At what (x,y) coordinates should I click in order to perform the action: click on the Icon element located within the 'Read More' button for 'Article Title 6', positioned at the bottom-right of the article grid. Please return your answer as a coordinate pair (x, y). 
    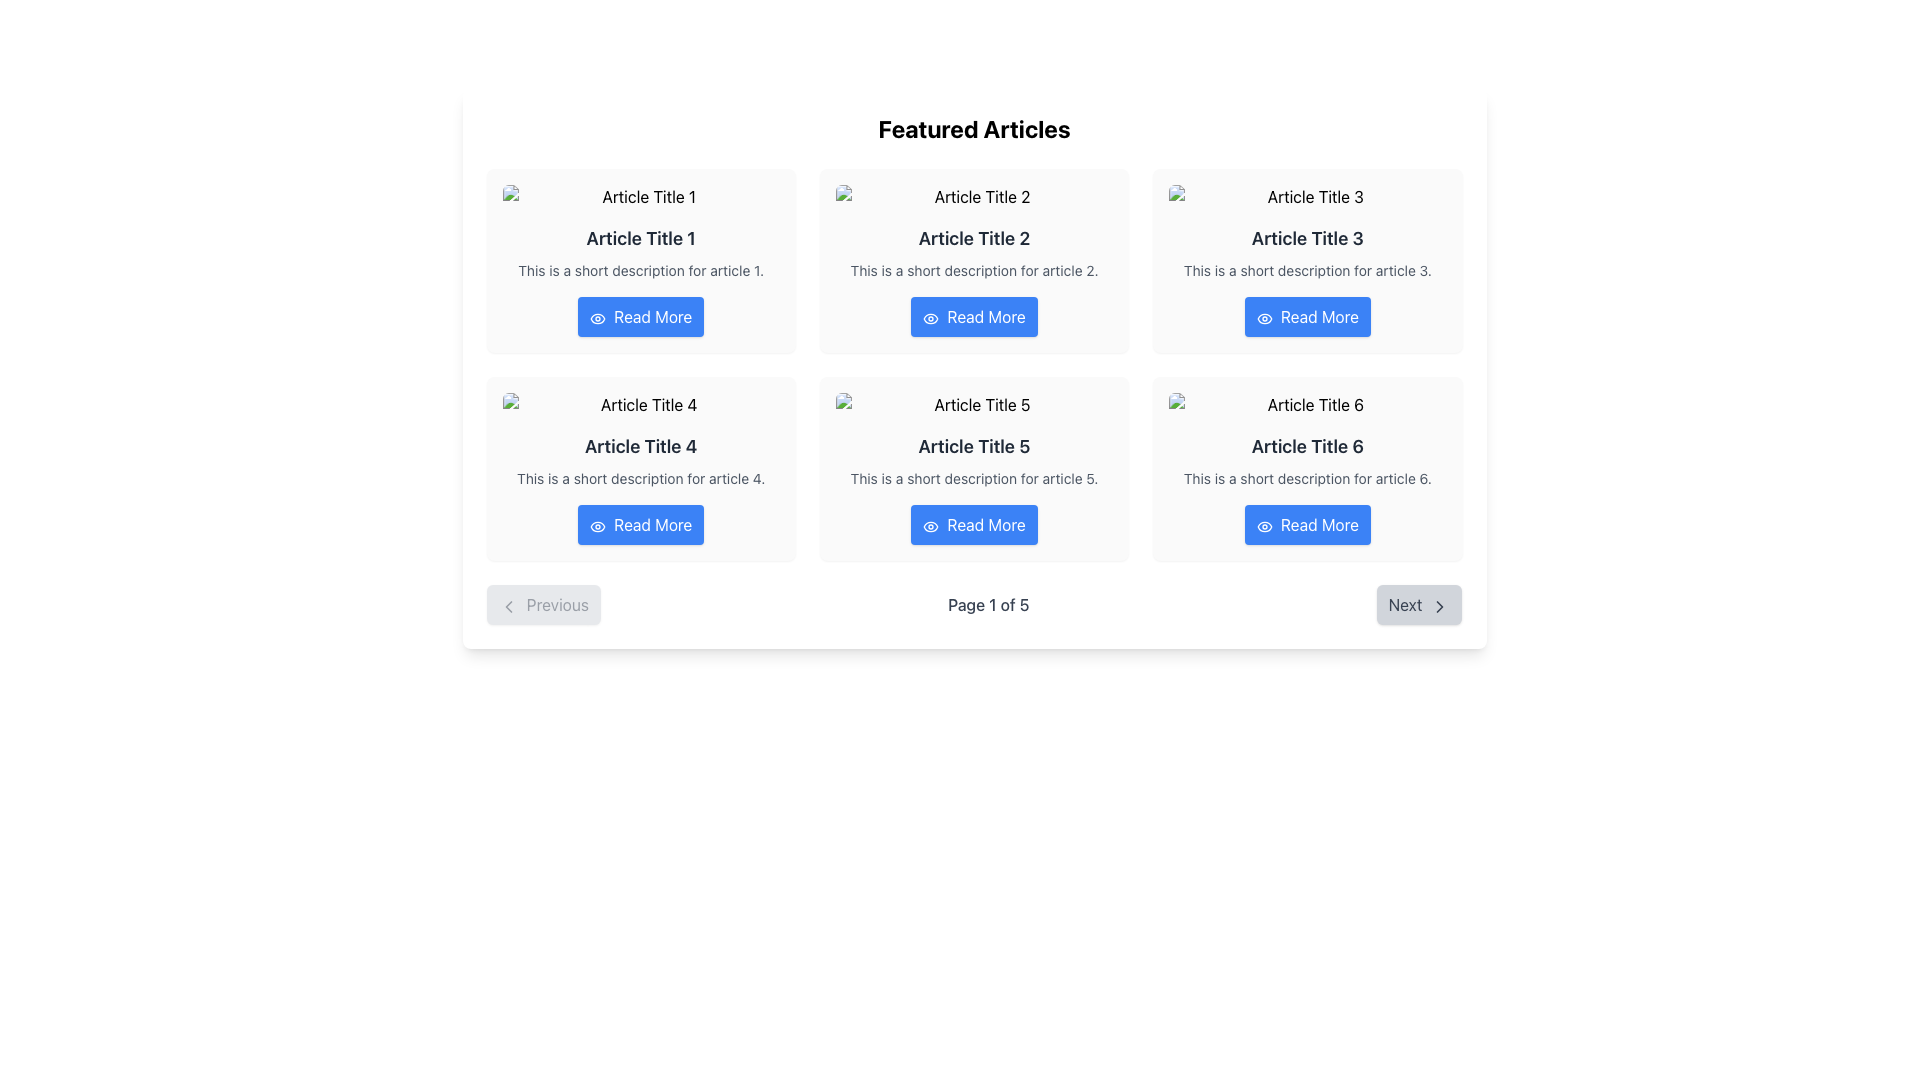
    Looking at the image, I should click on (1263, 525).